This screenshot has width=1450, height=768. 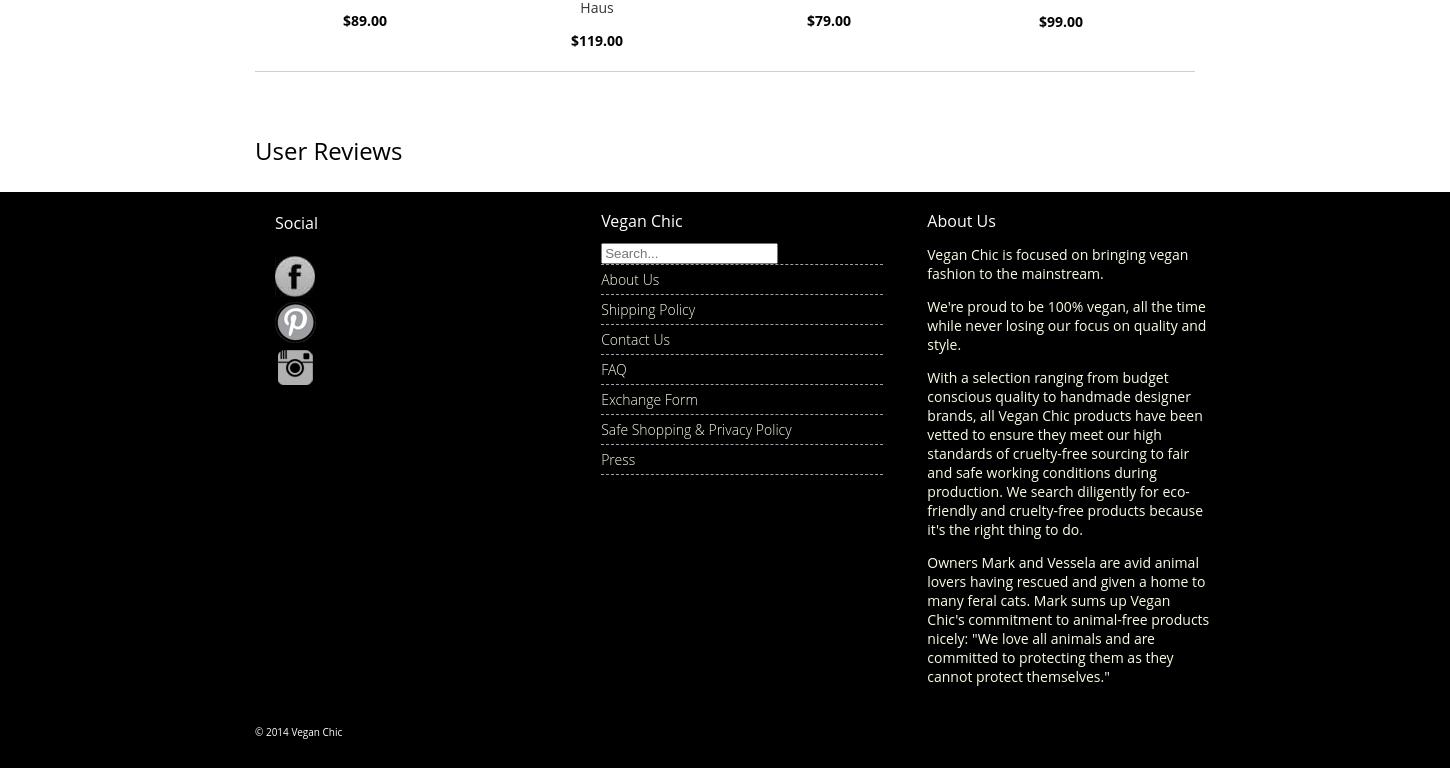 I want to click on 'Exchange Form', so click(x=648, y=397).